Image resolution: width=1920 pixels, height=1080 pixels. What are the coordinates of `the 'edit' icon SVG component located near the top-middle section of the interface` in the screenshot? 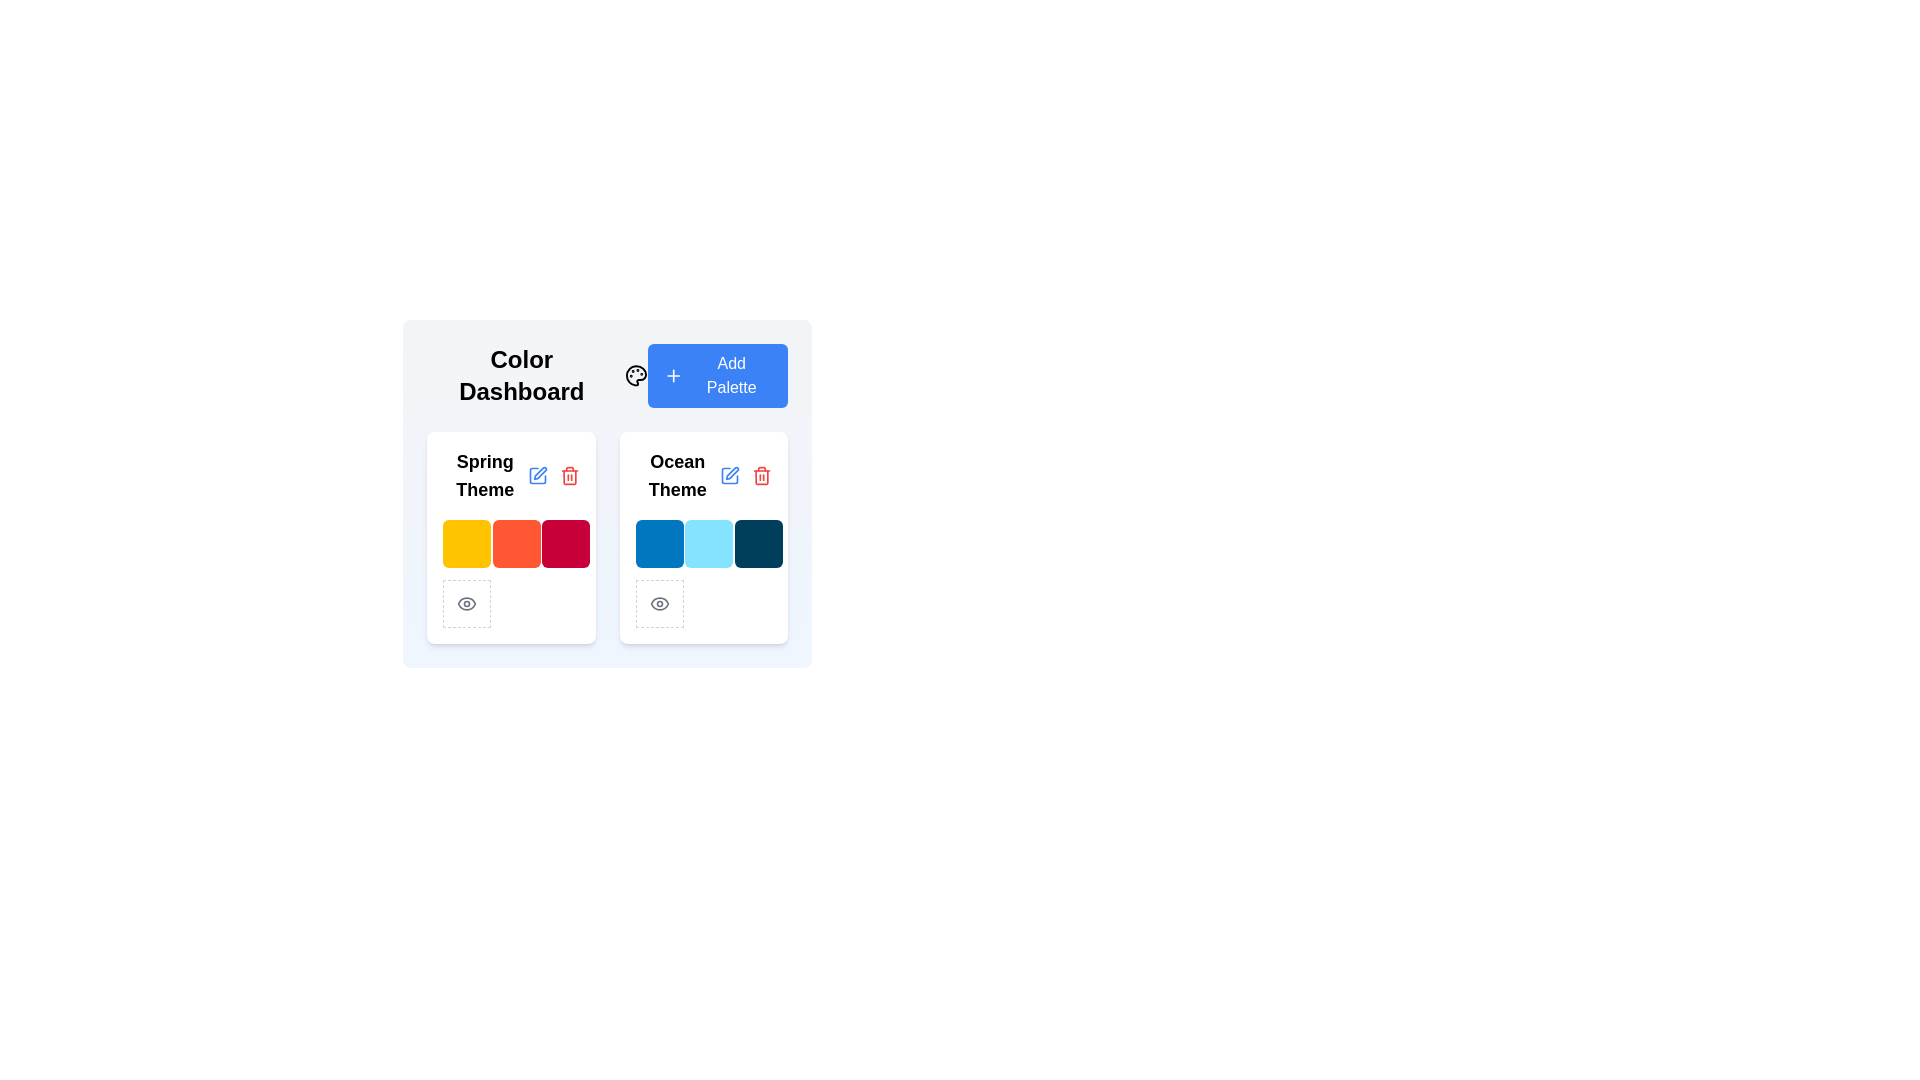 It's located at (539, 473).